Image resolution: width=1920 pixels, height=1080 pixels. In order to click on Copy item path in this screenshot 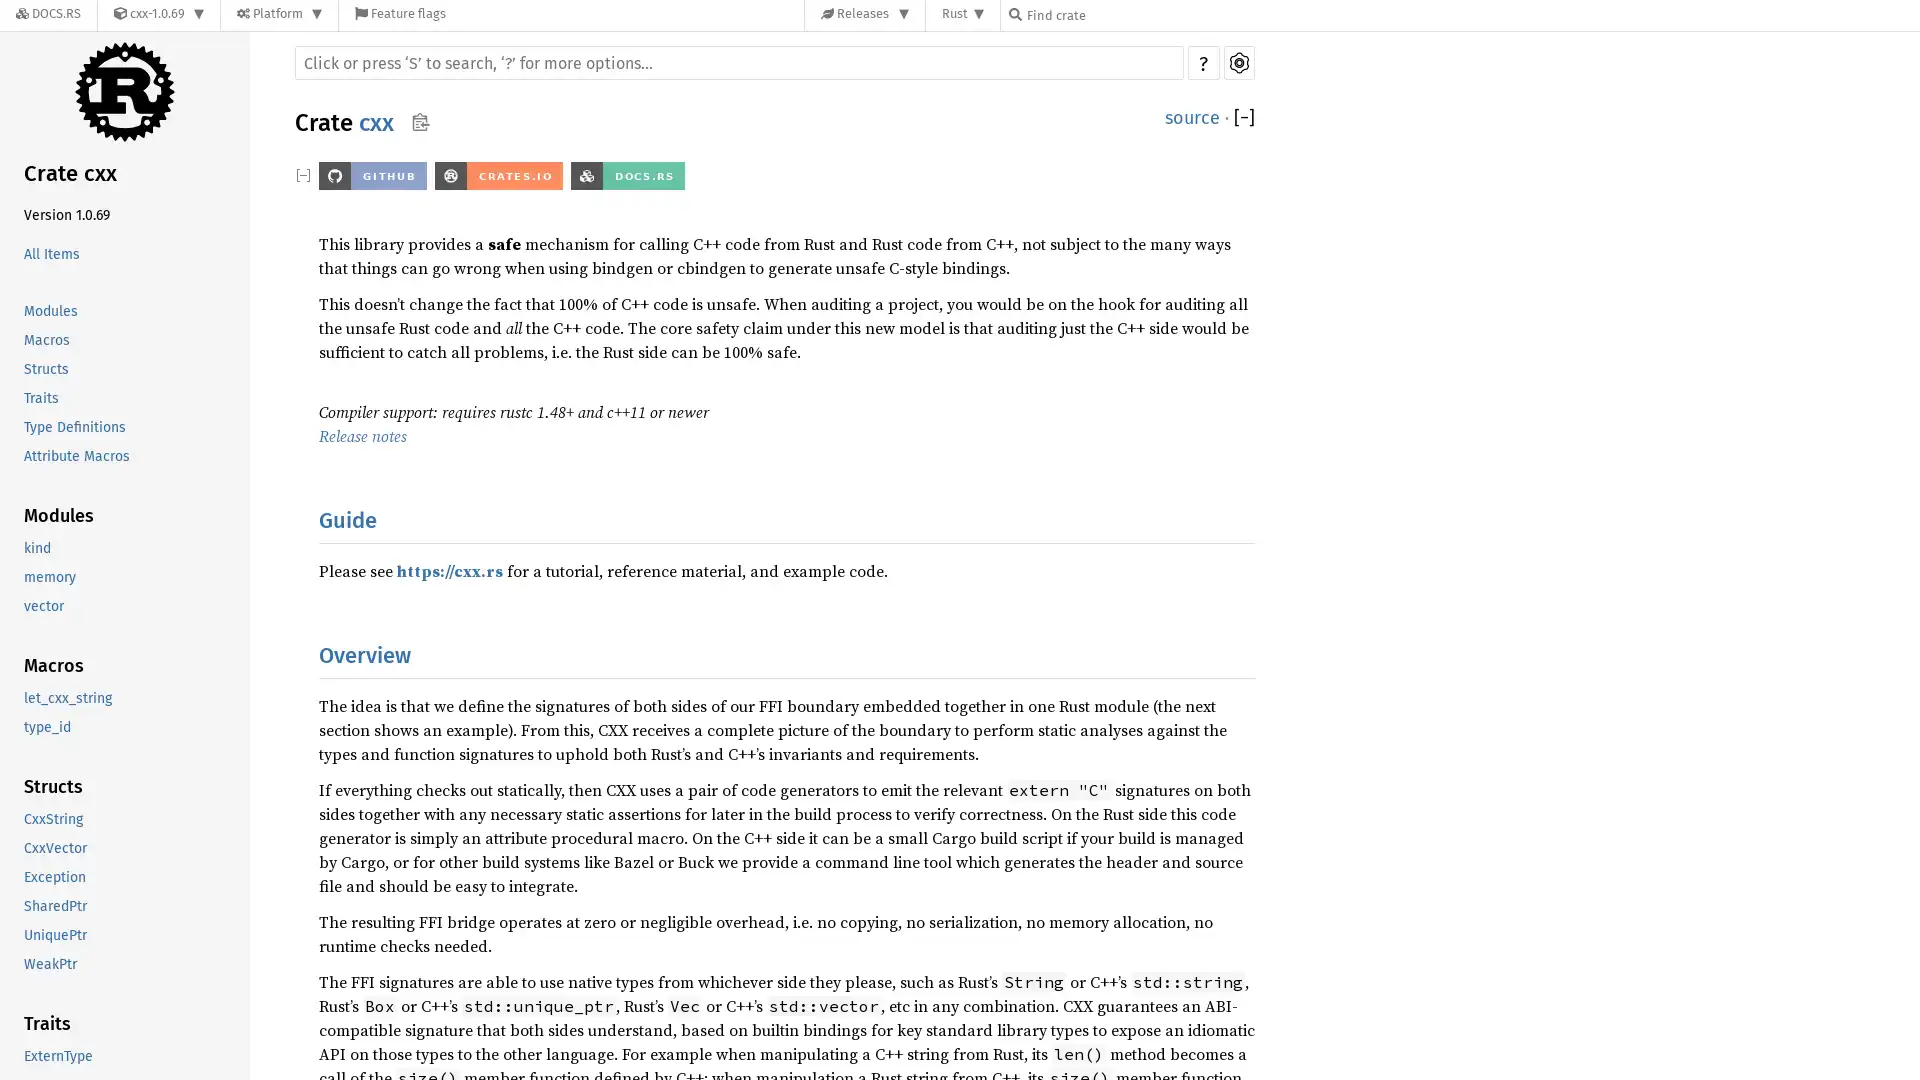, I will do `click(419, 122)`.